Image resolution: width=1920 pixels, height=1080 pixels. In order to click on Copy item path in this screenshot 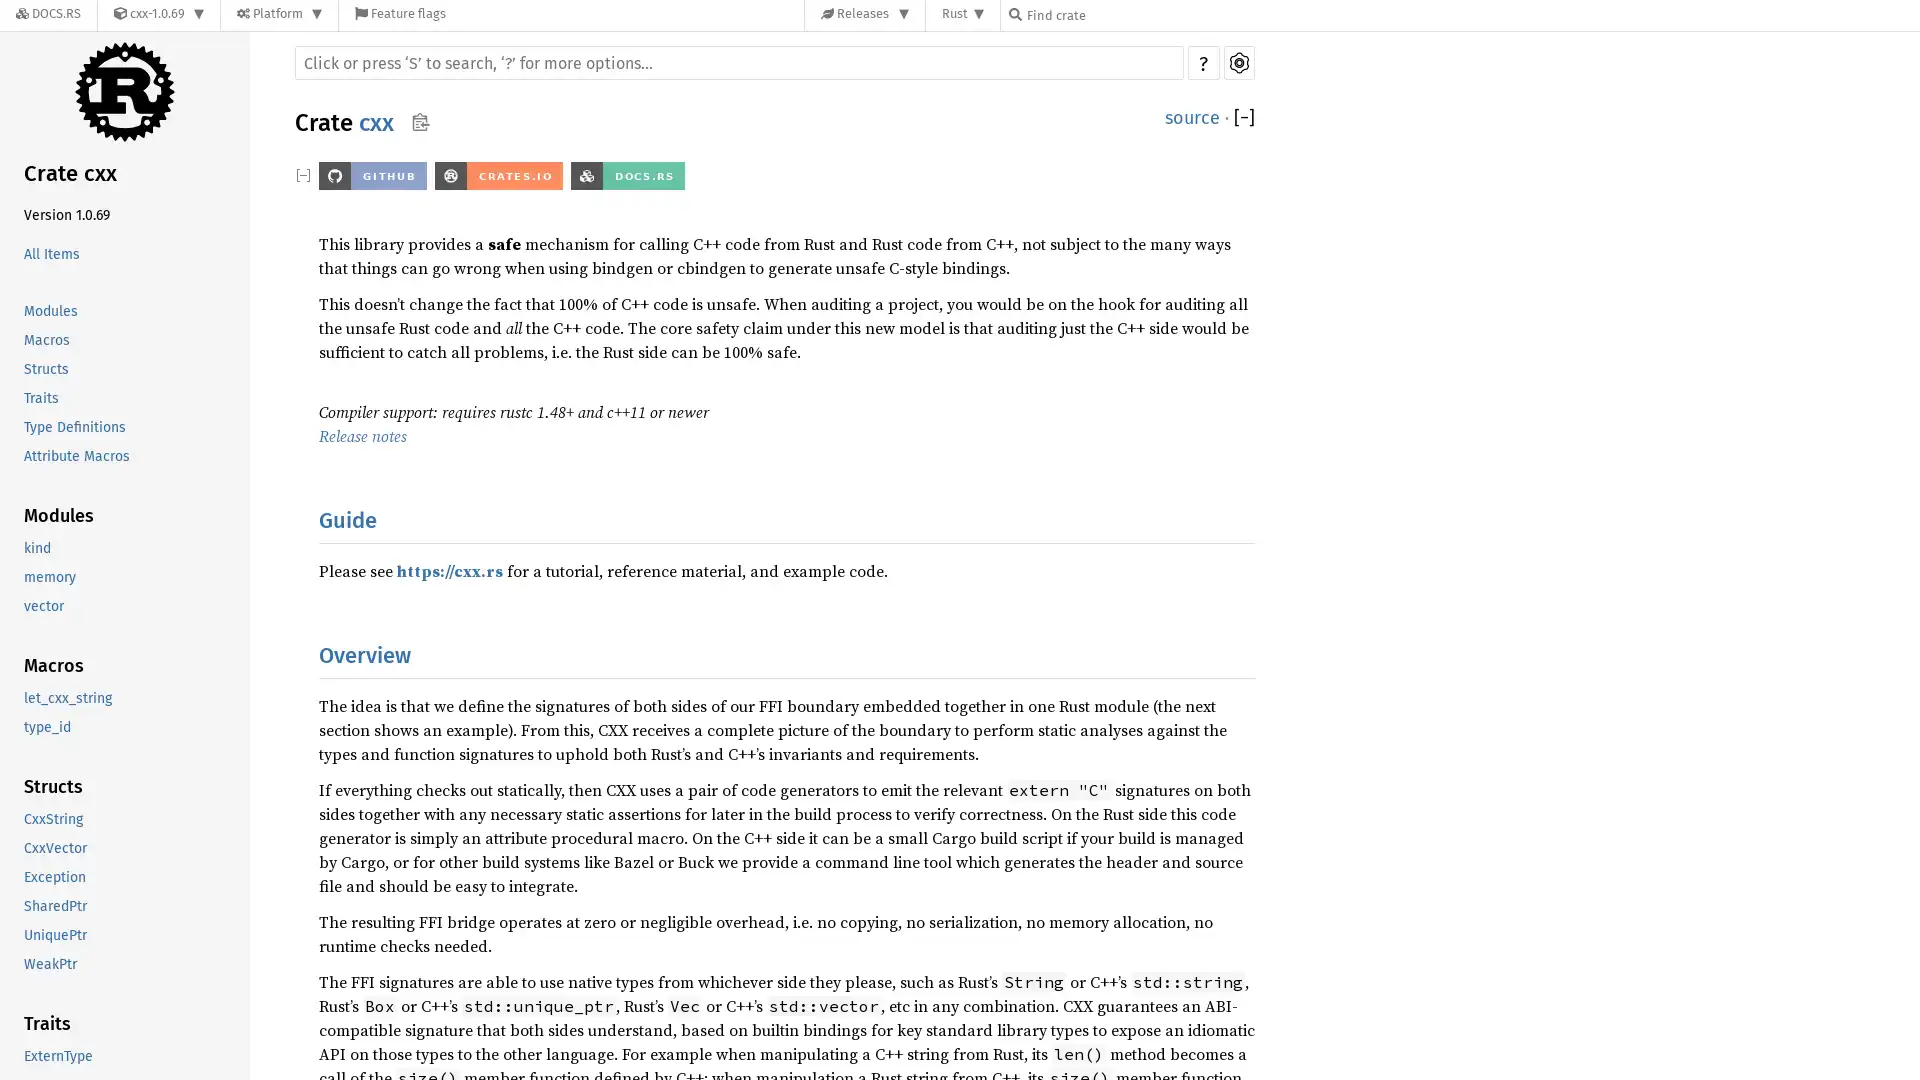, I will do `click(419, 122)`.